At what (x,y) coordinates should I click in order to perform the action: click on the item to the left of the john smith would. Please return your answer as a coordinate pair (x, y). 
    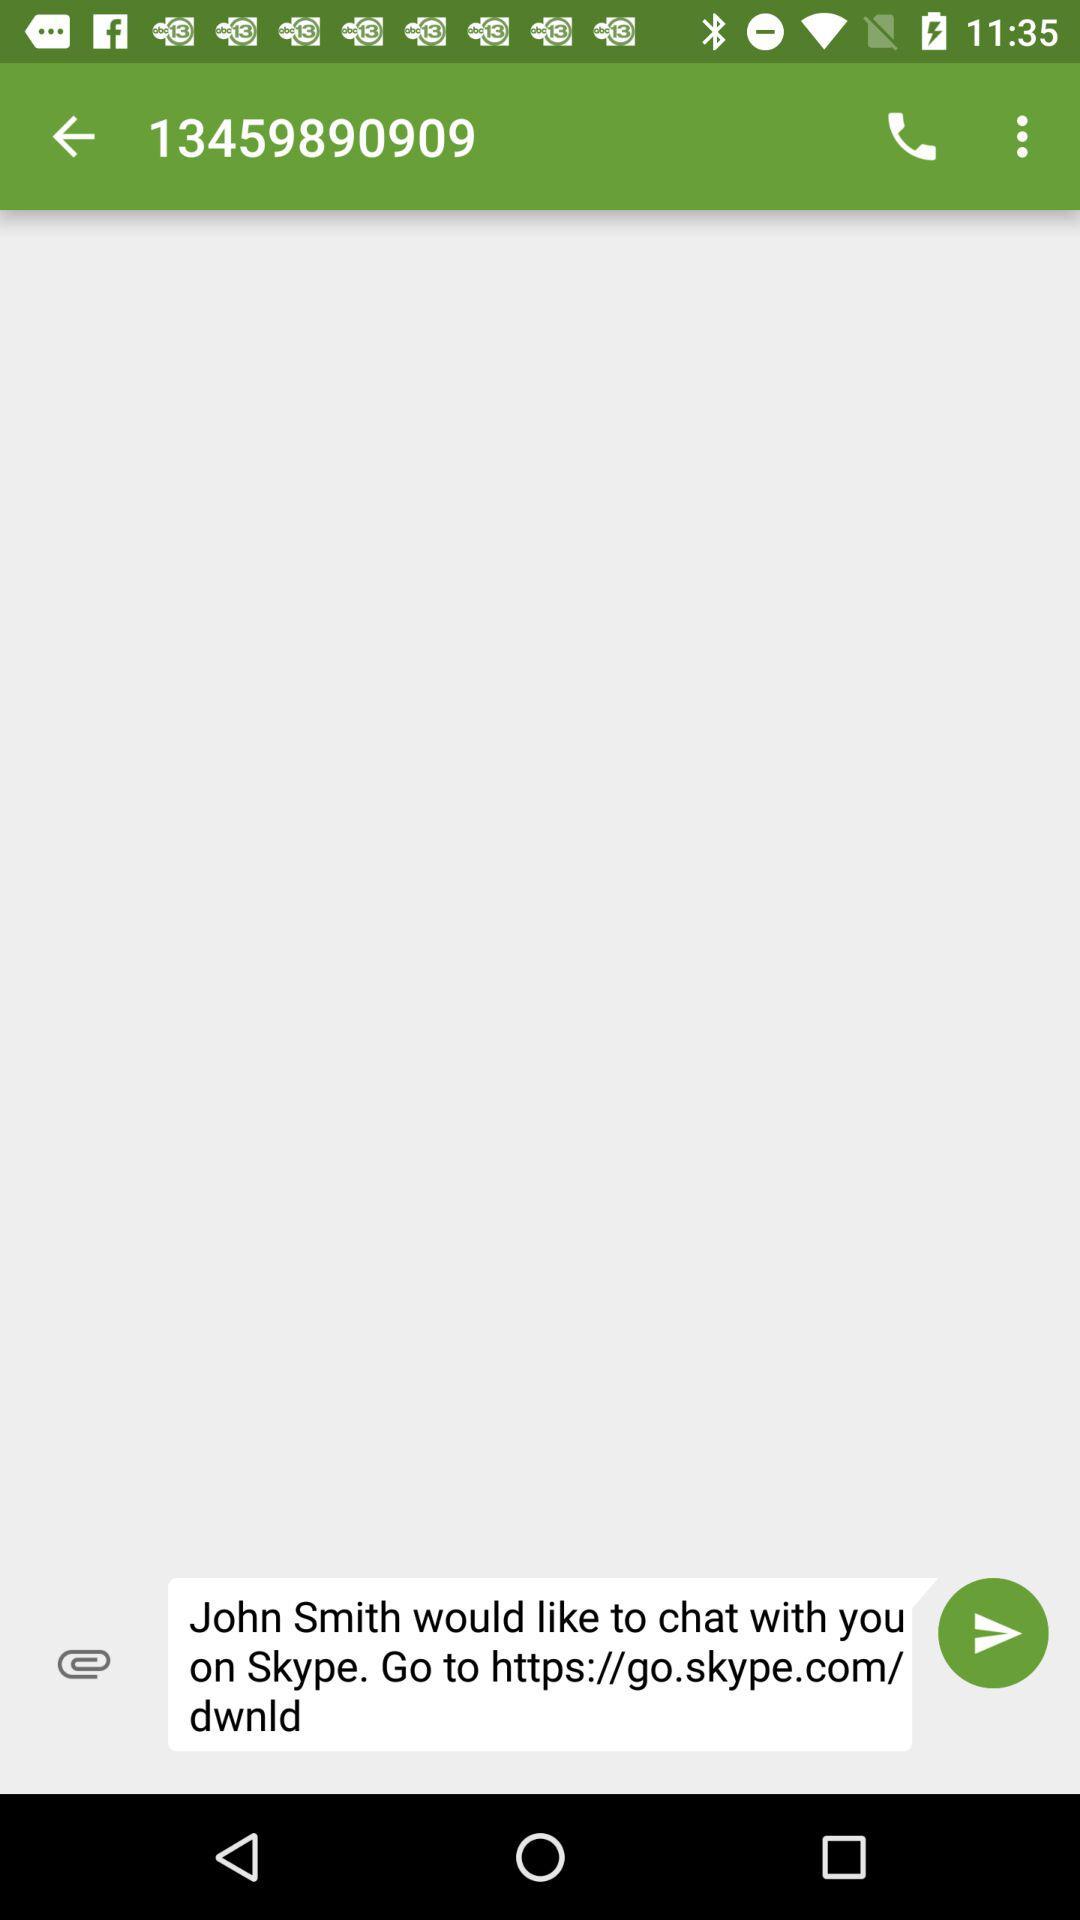
    Looking at the image, I should click on (83, 1664).